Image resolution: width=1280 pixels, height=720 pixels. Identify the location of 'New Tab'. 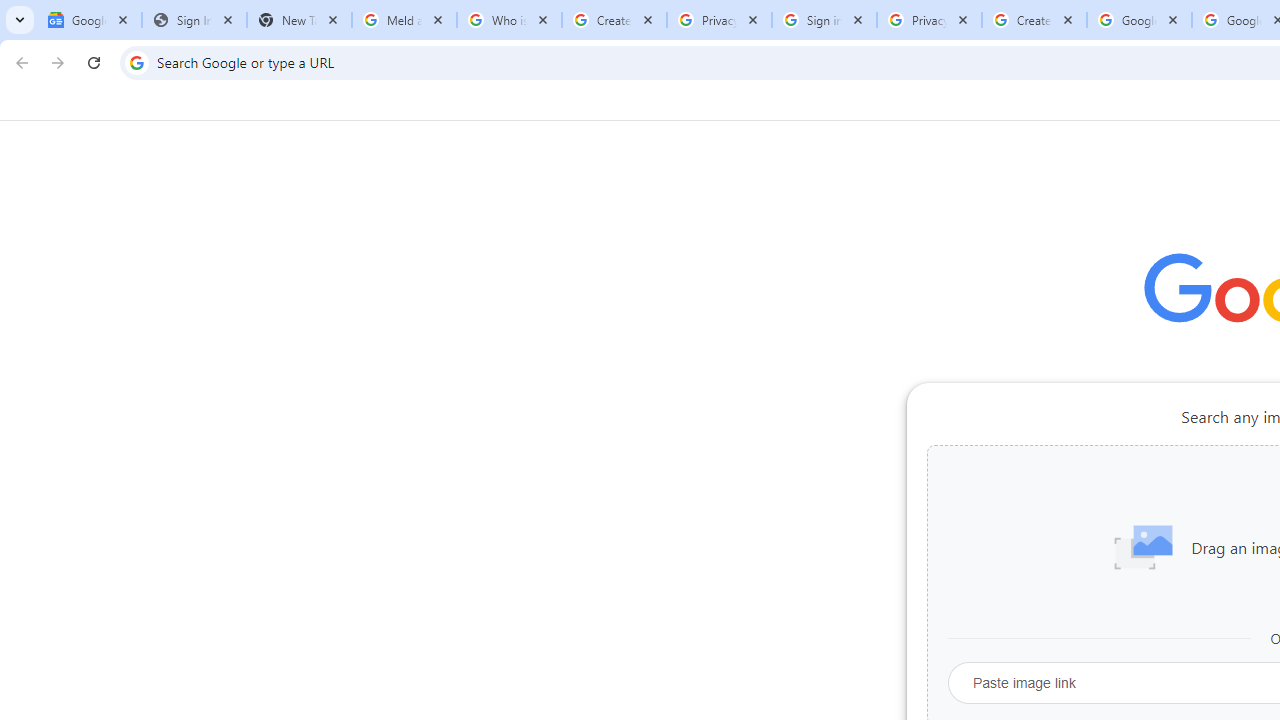
(298, 20).